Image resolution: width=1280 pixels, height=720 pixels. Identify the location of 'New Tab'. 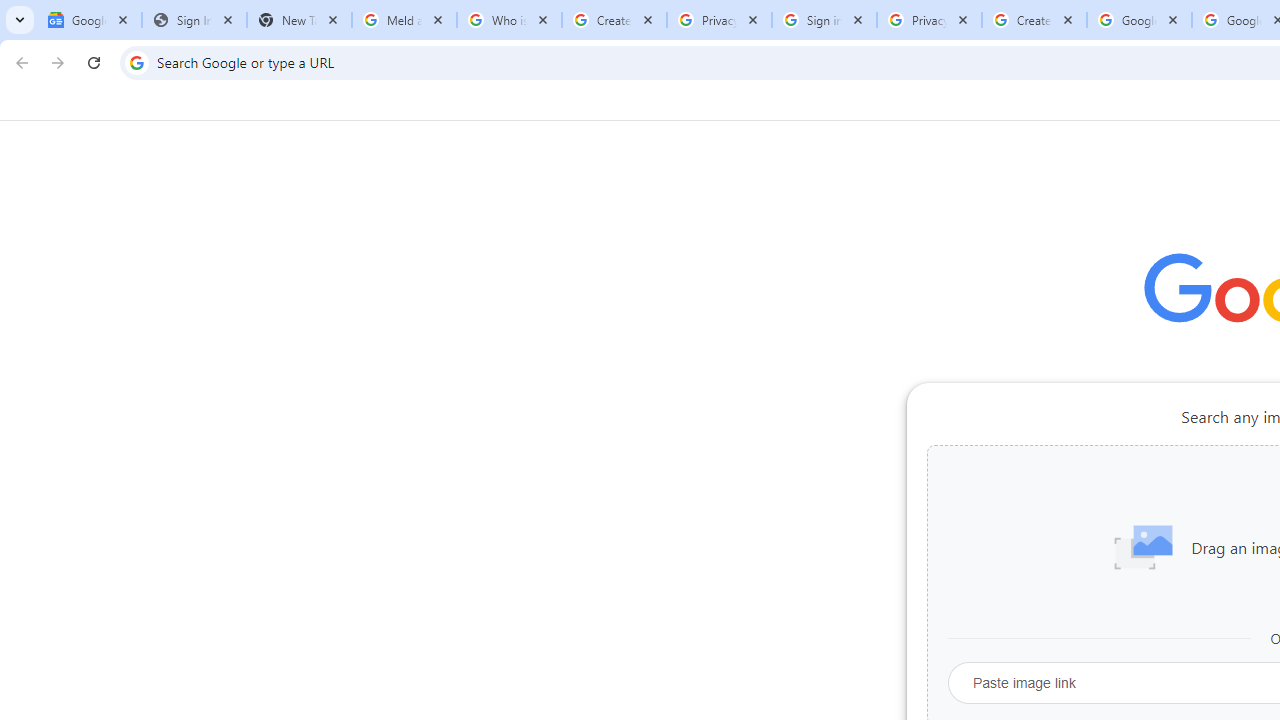
(298, 20).